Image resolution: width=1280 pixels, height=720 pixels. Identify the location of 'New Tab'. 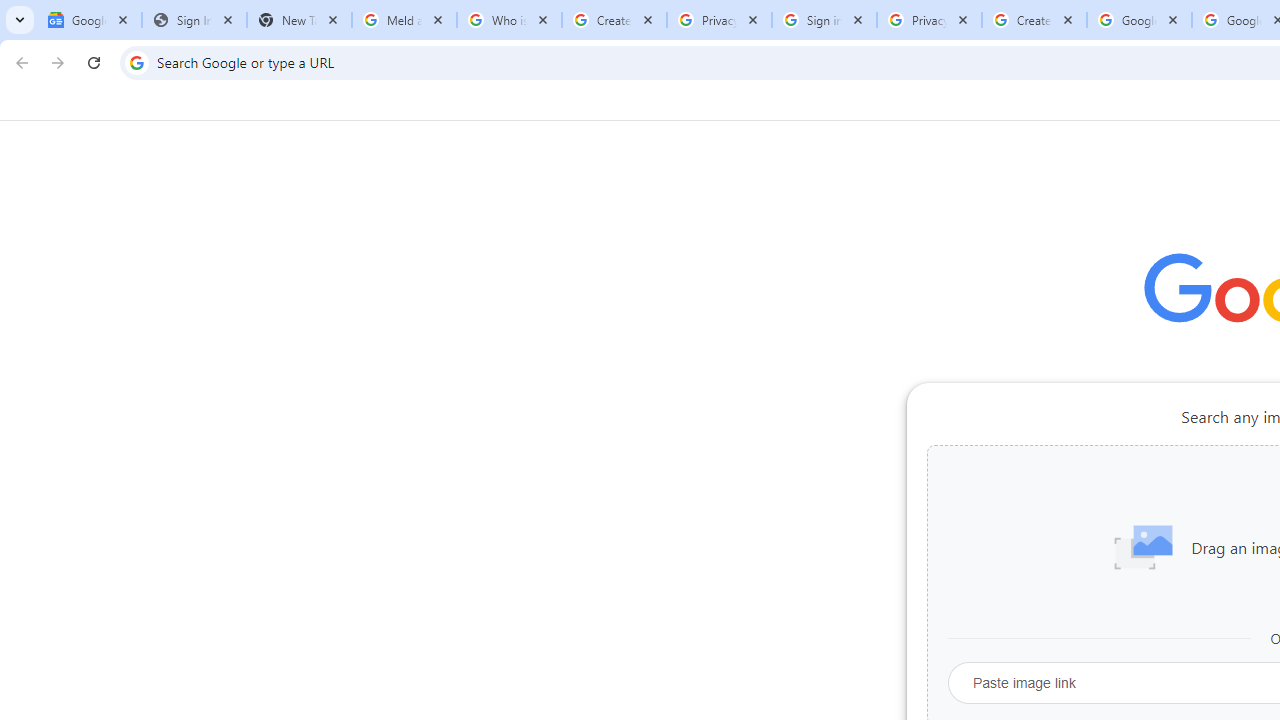
(298, 20).